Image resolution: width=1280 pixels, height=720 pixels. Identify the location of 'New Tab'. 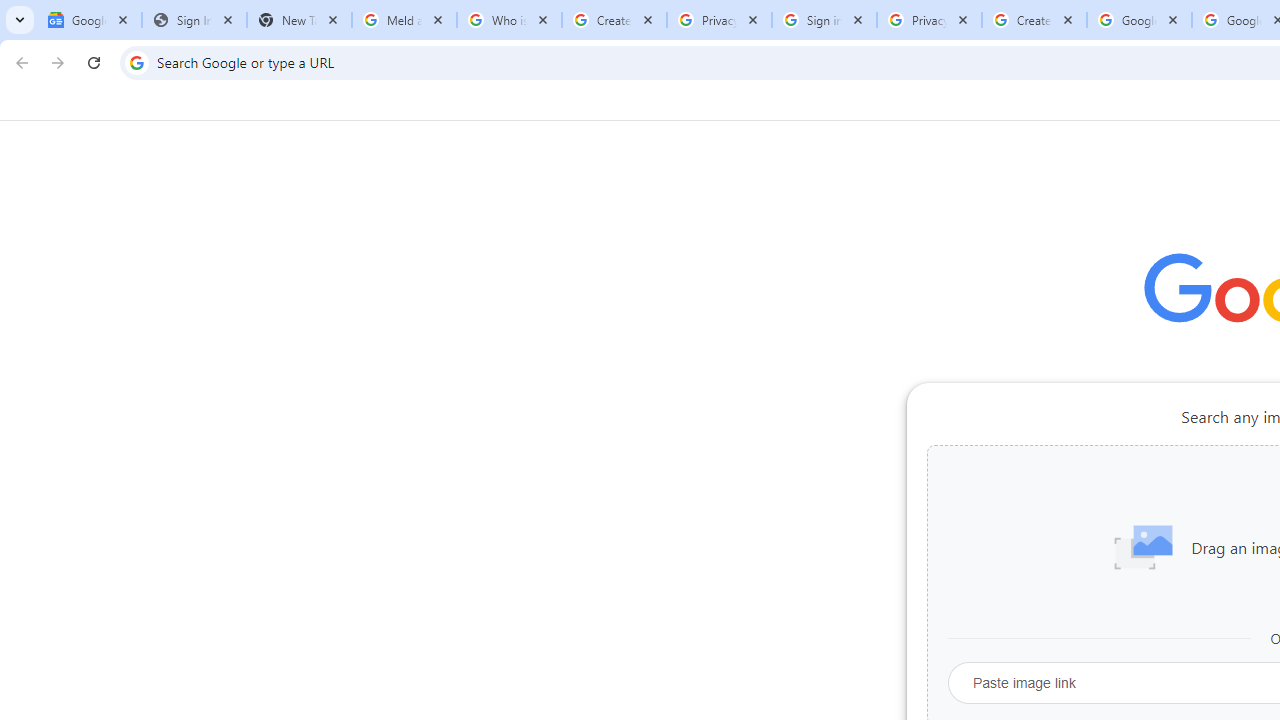
(298, 20).